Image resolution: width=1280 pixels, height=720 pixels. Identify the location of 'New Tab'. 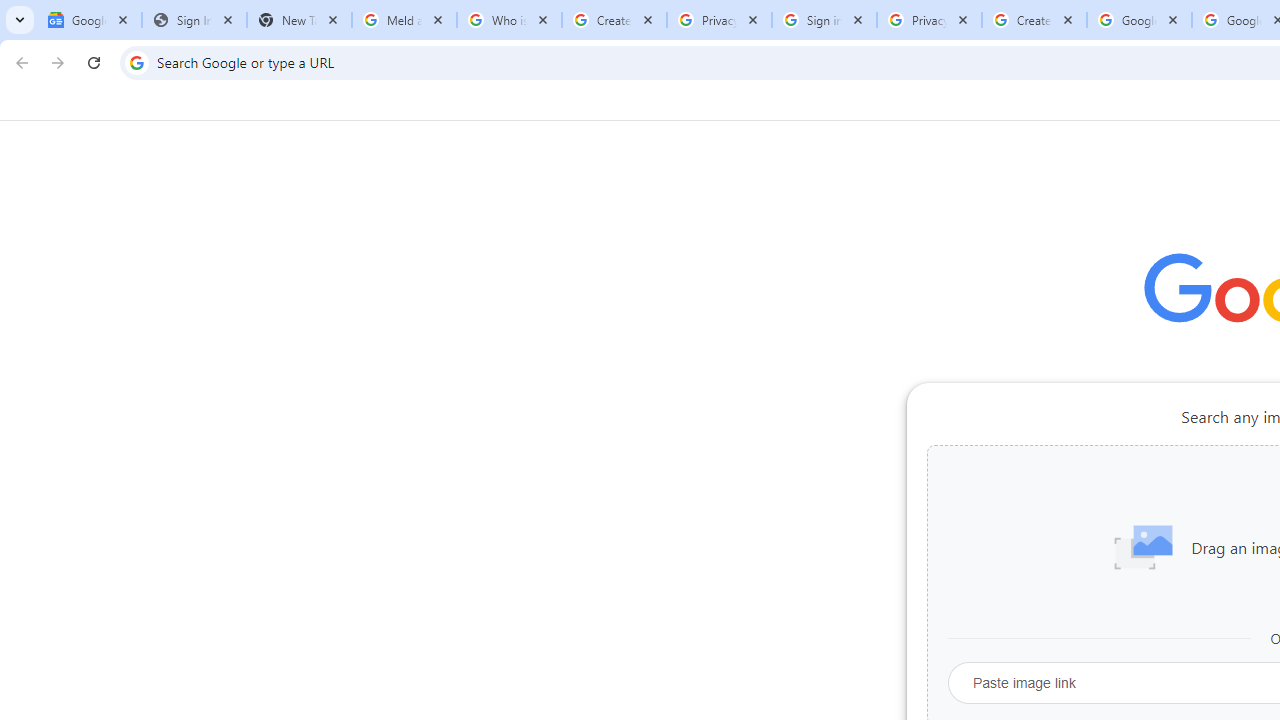
(298, 20).